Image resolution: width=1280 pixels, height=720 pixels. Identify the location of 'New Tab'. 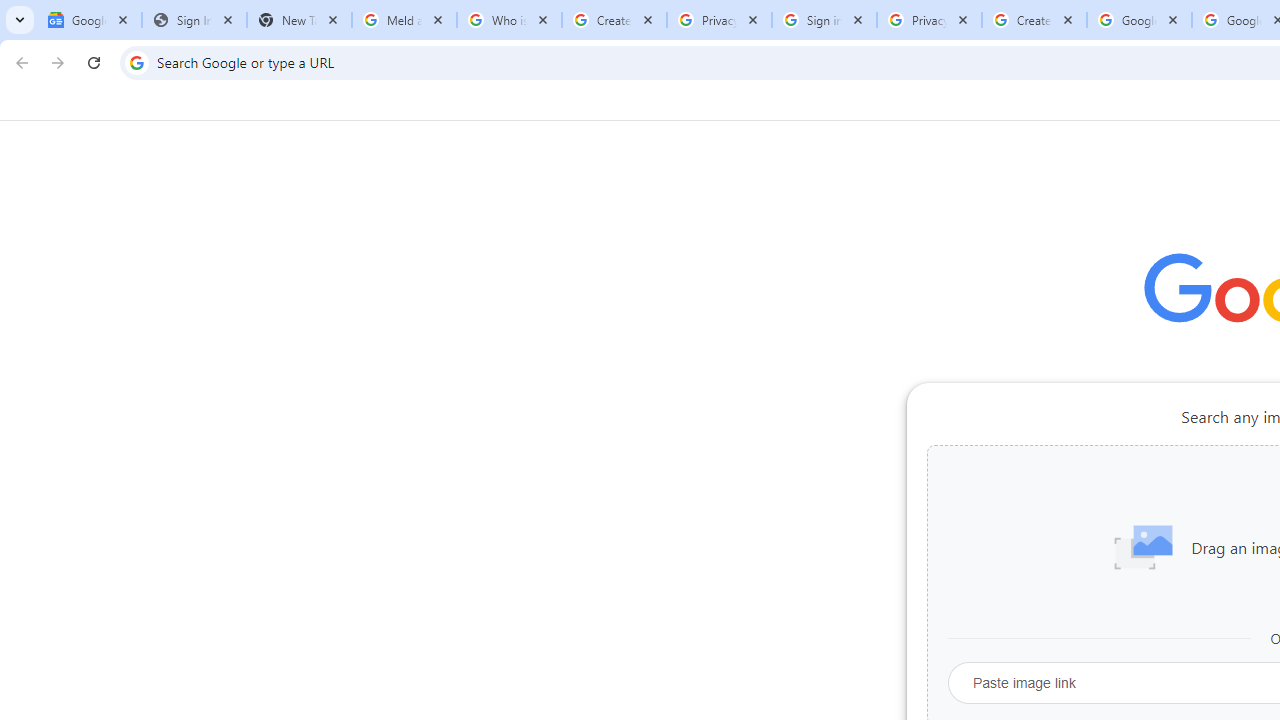
(298, 20).